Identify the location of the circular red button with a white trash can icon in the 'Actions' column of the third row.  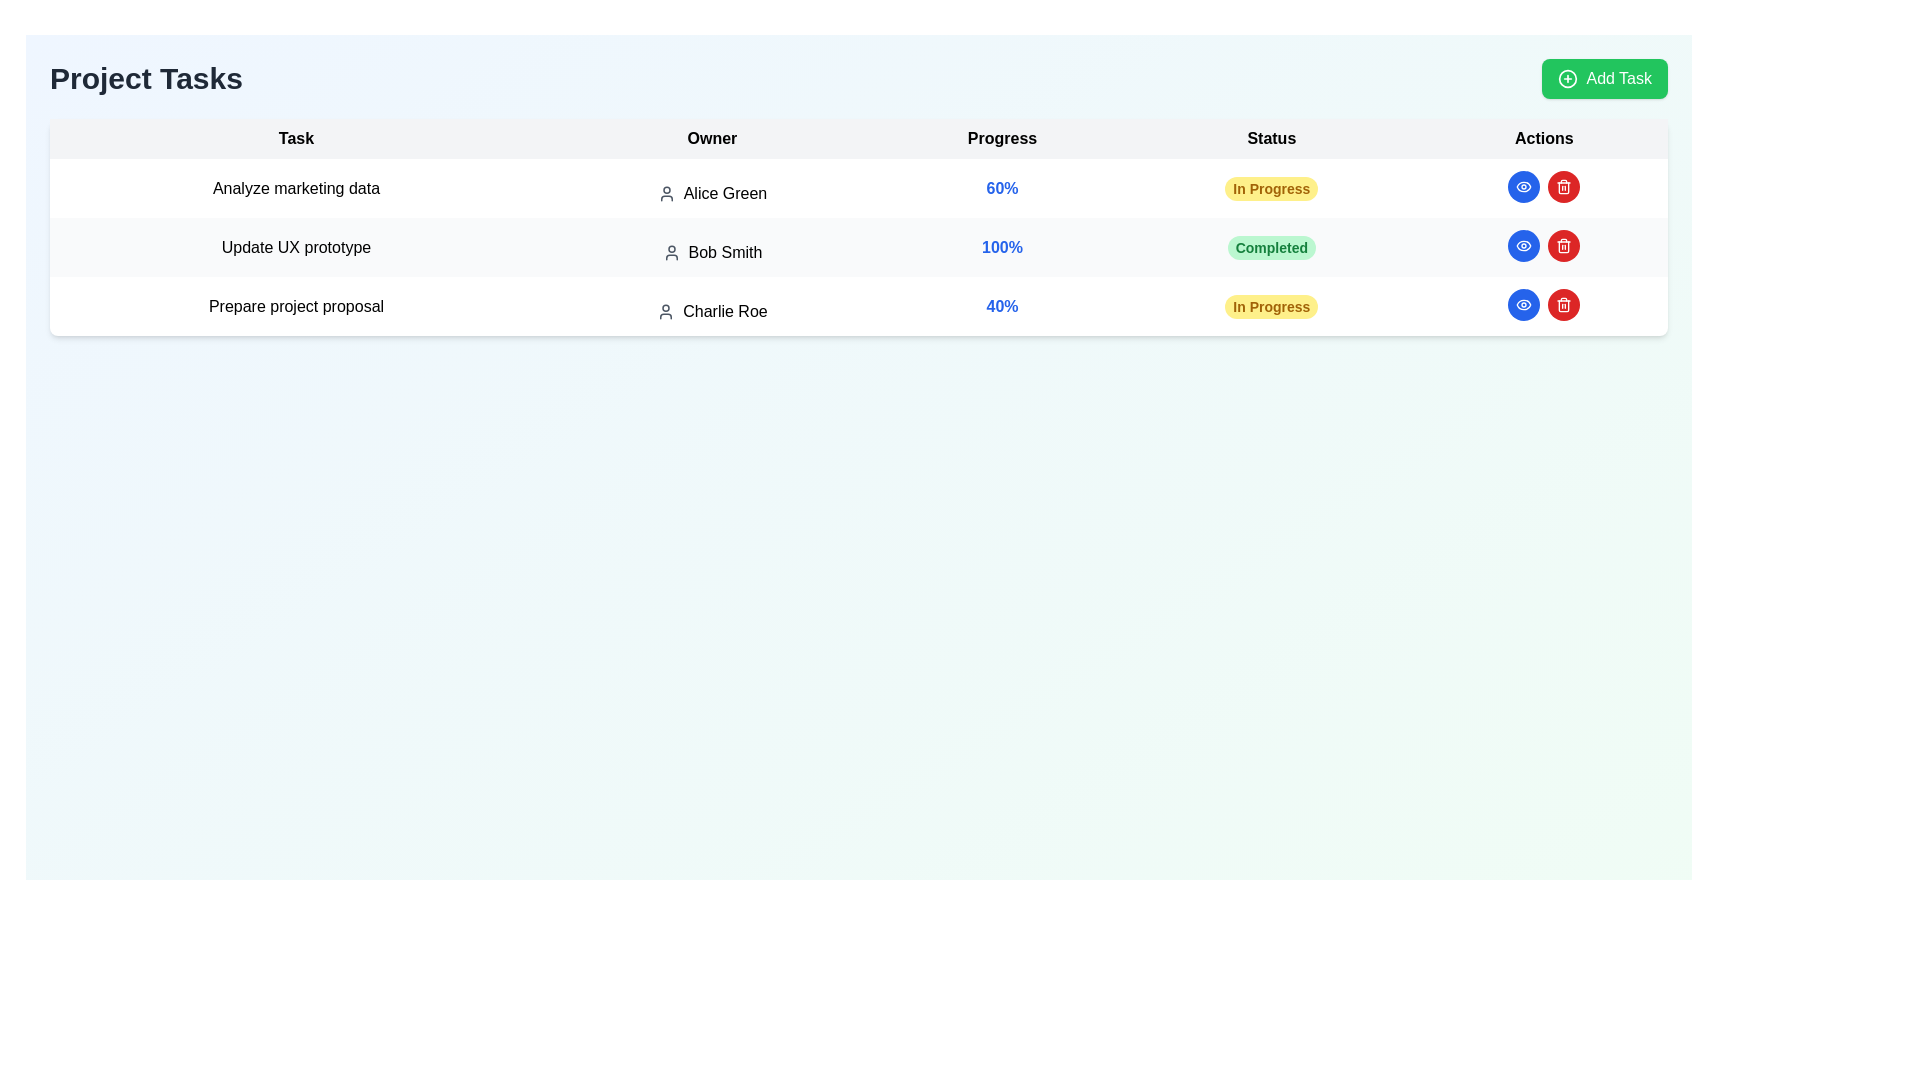
(1563, 304).